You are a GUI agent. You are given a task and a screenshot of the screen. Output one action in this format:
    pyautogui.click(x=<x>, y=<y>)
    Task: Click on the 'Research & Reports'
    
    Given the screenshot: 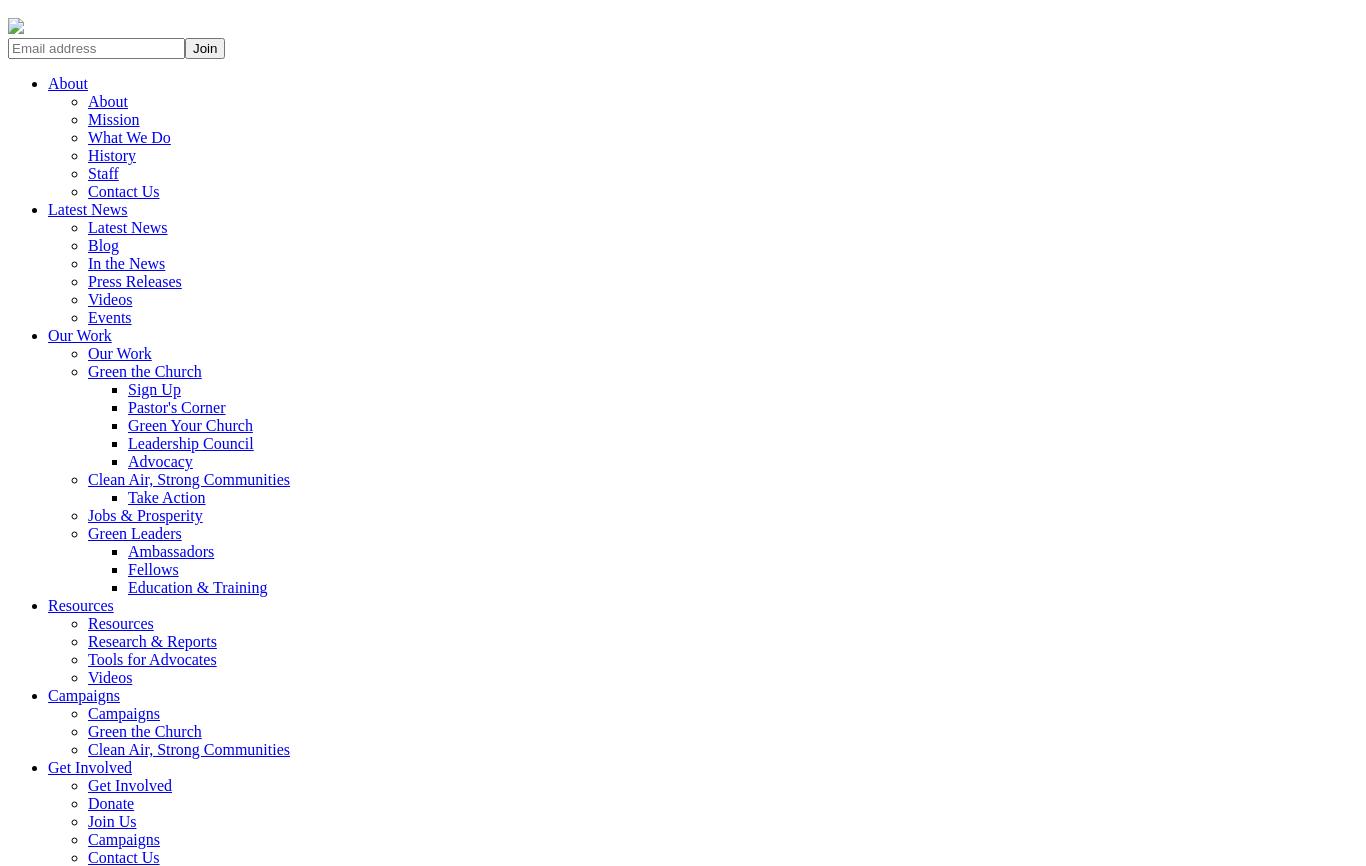 What is the action you would take?
    pyautogui.click(x=151, y=641)
    